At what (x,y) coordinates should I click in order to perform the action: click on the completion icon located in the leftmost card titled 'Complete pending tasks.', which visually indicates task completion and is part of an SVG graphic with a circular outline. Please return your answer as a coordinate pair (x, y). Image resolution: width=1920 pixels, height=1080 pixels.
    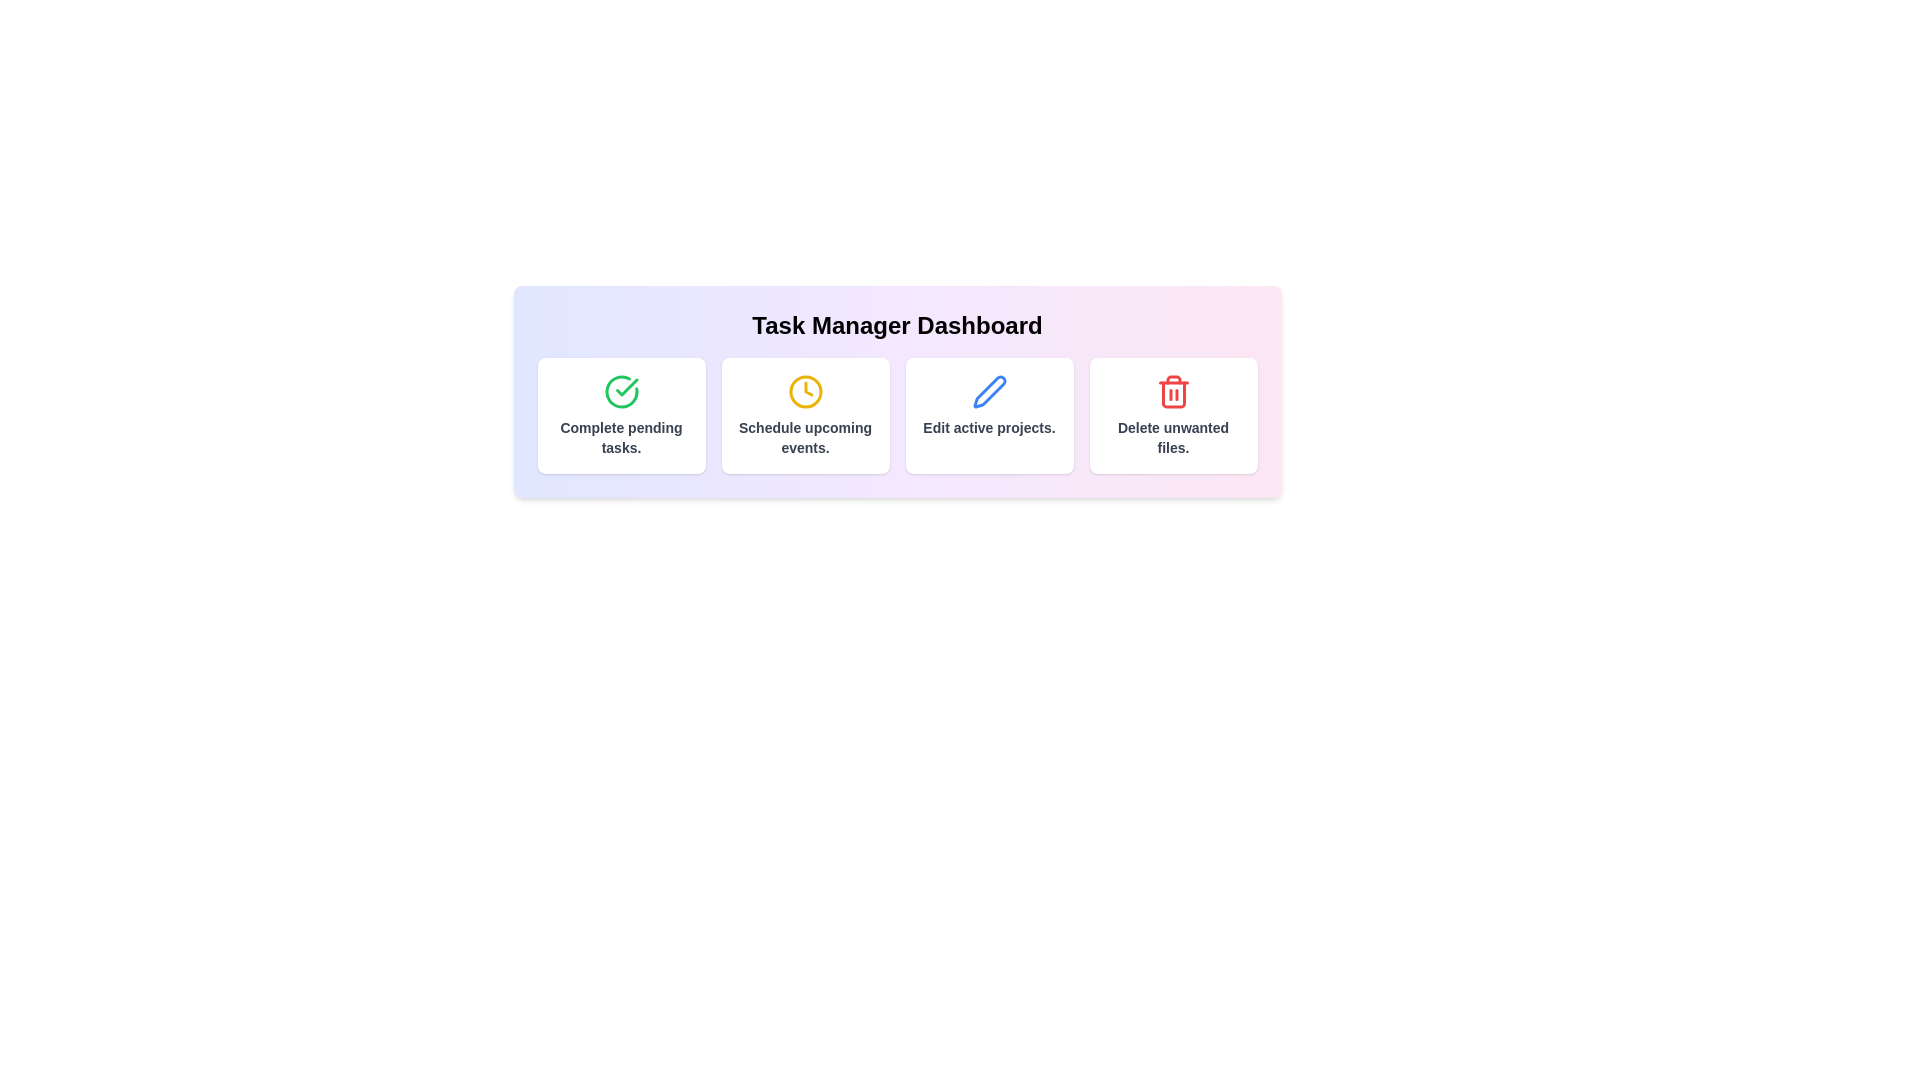
    Looking at the image, I should click on (625, 387).